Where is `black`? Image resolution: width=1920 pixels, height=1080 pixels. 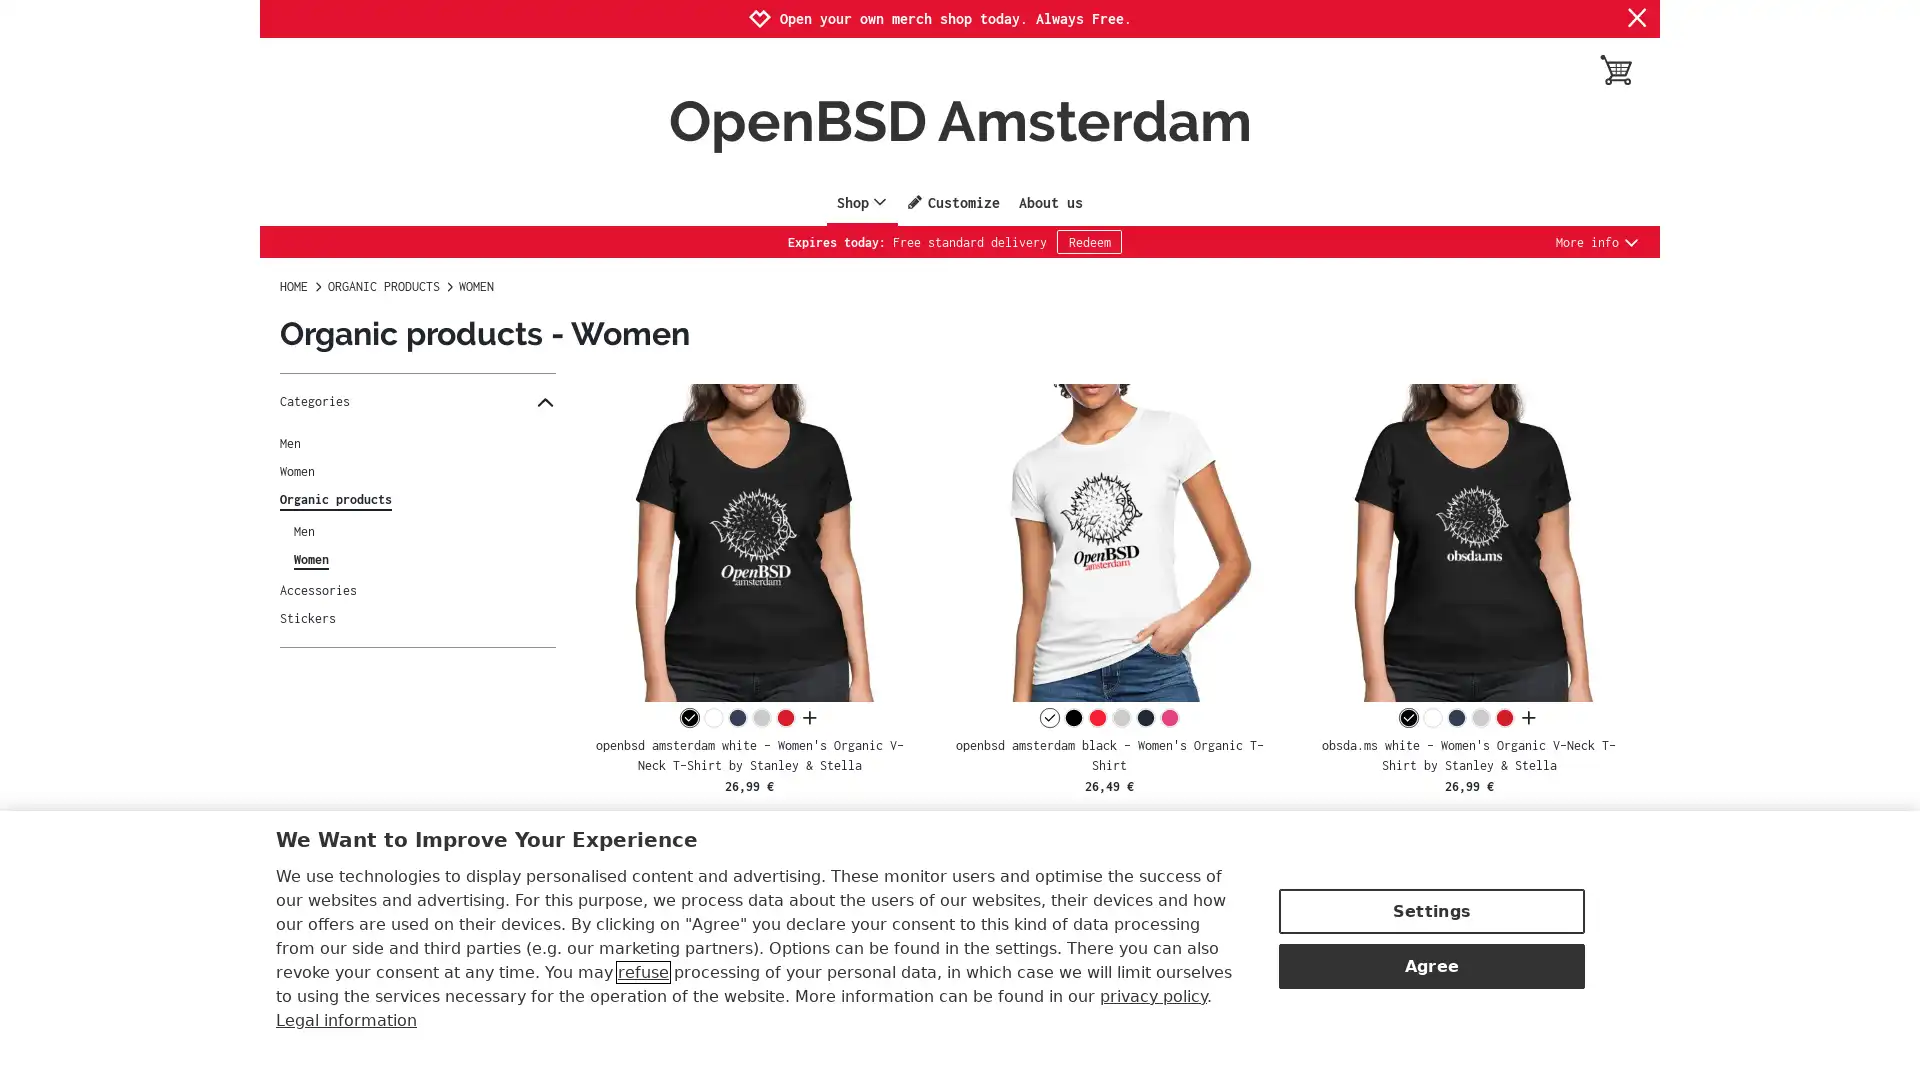 black is located at coordinates (1408, 717).